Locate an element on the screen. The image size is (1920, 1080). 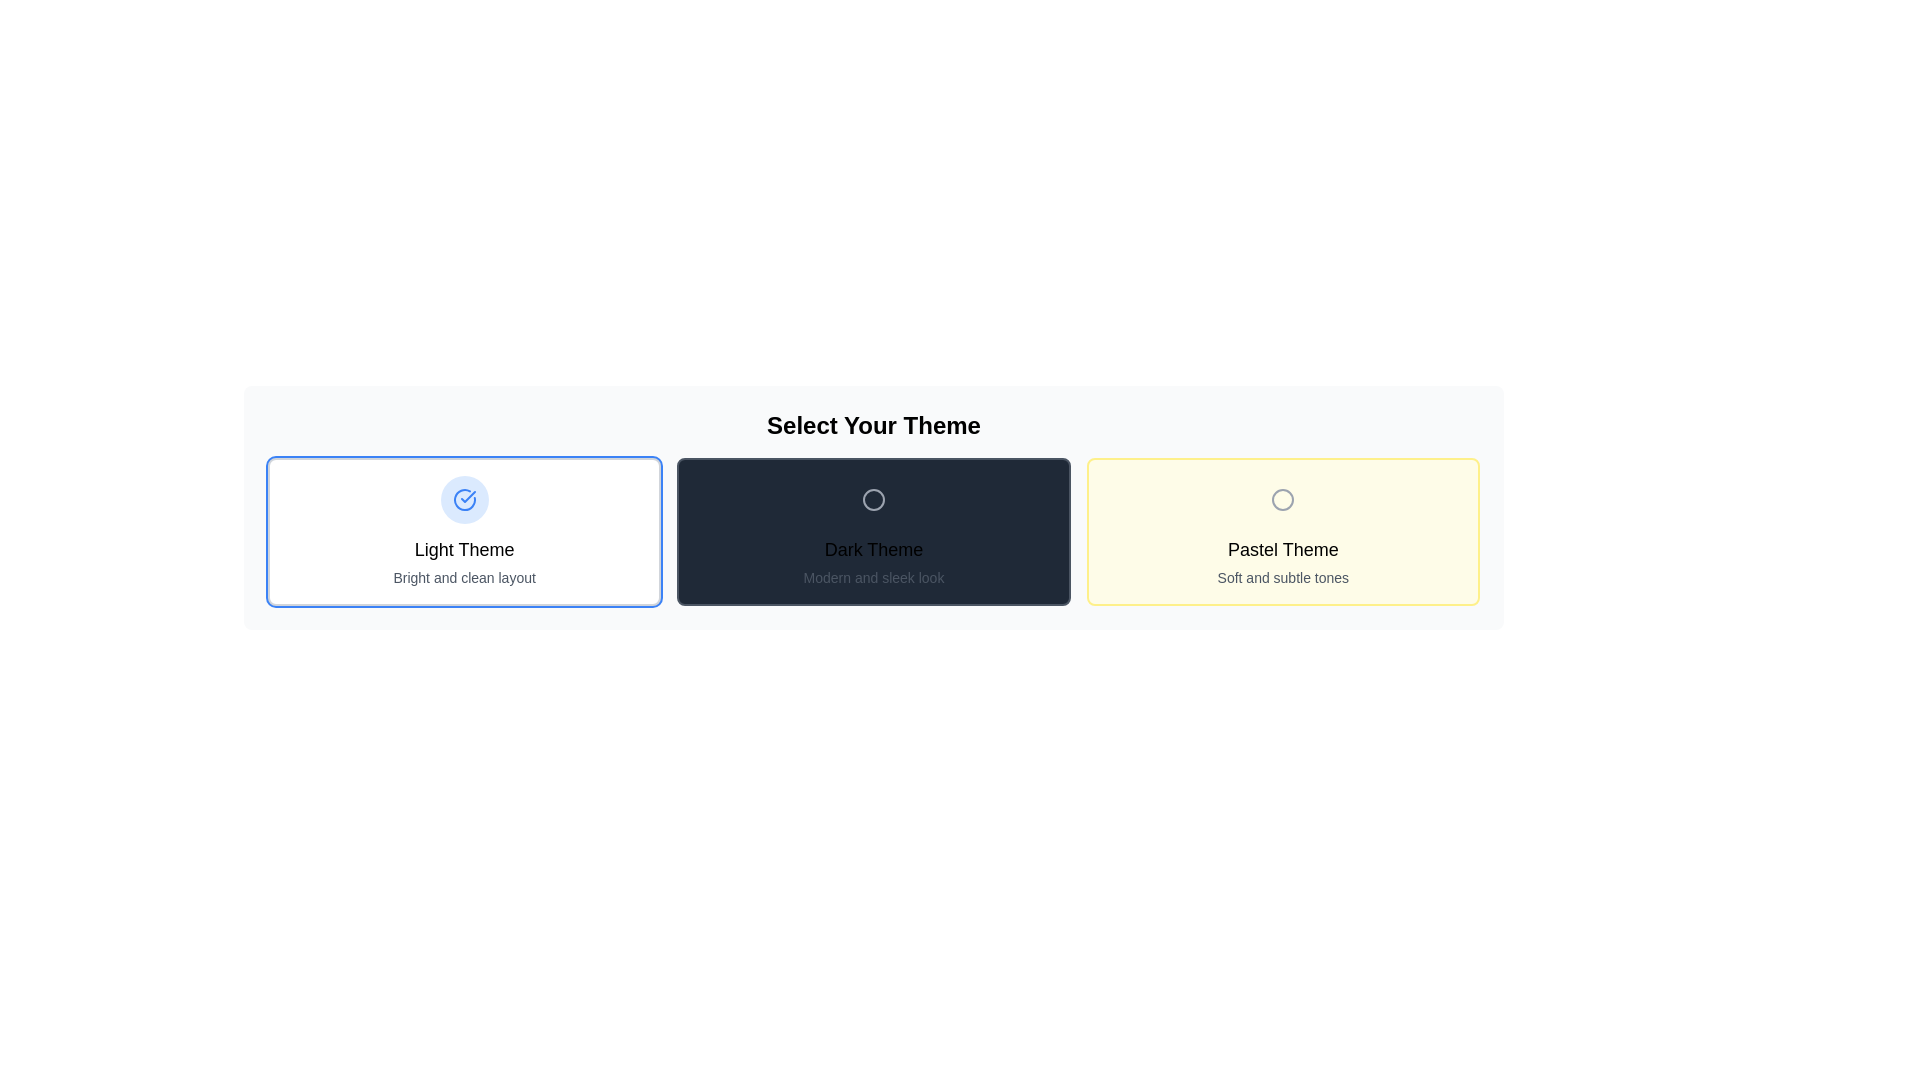
the descriptive text label that explains the 'Pastel Theme', located at the bottom of the card labeled 'Pastel Theme' is located at coordinates (1283, 578).